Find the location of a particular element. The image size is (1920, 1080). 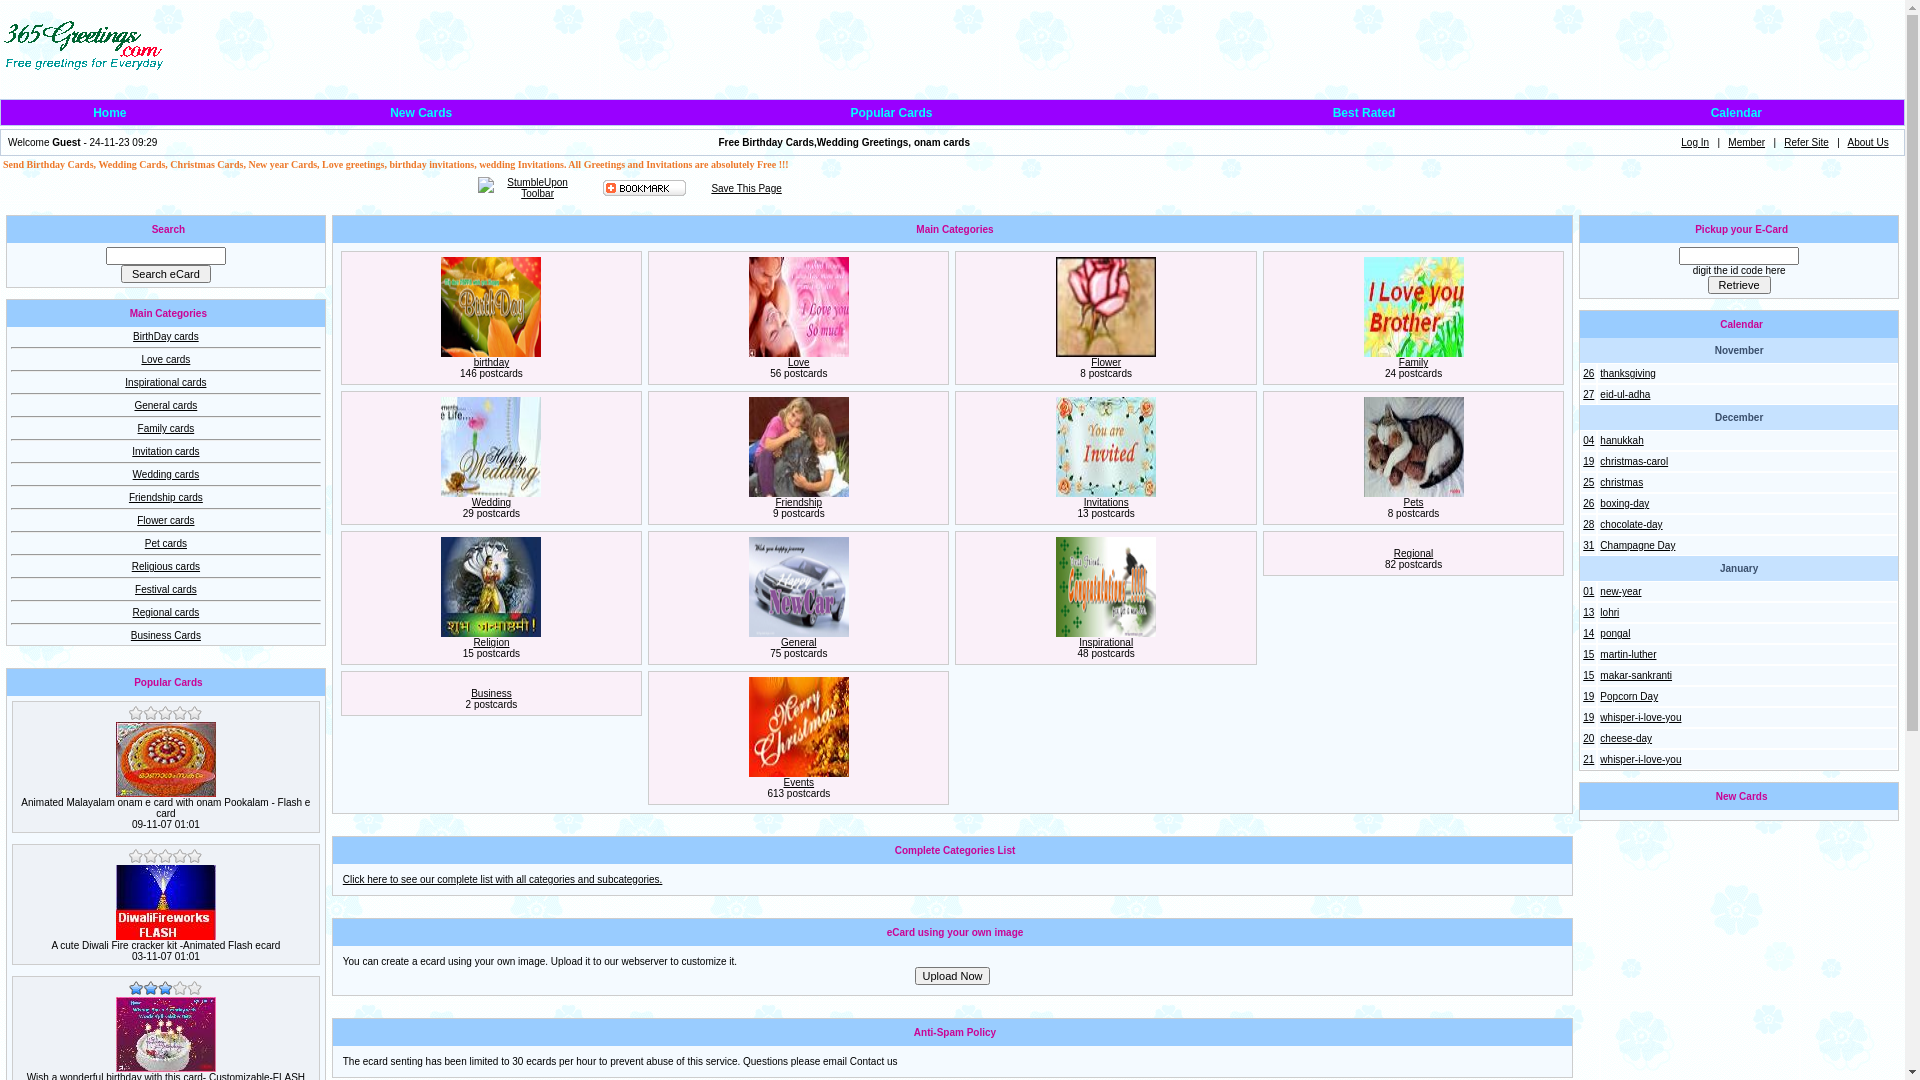

'whisper-i-love-you' is located at coordinates (1640, 759).